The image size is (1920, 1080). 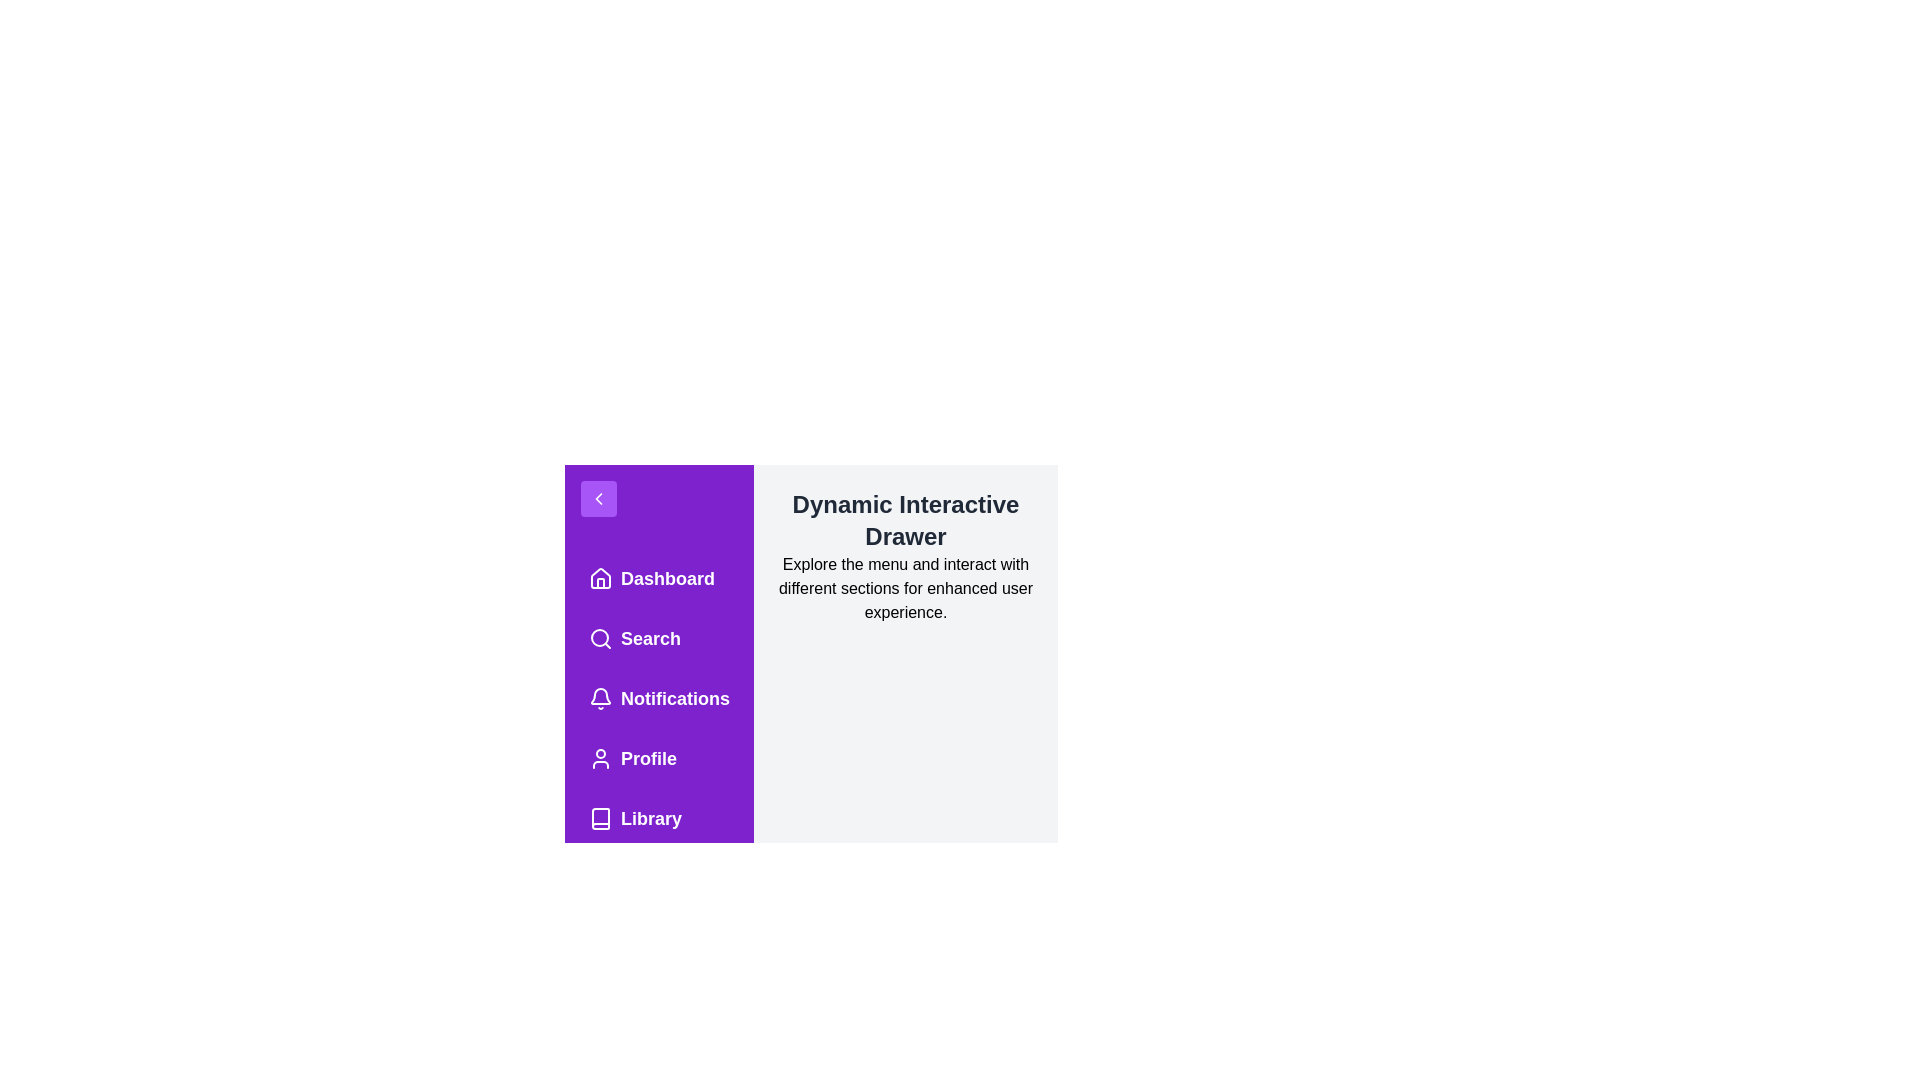 I want to click on the menu item Dashboard to highlight it, so click(x=658, y=578).